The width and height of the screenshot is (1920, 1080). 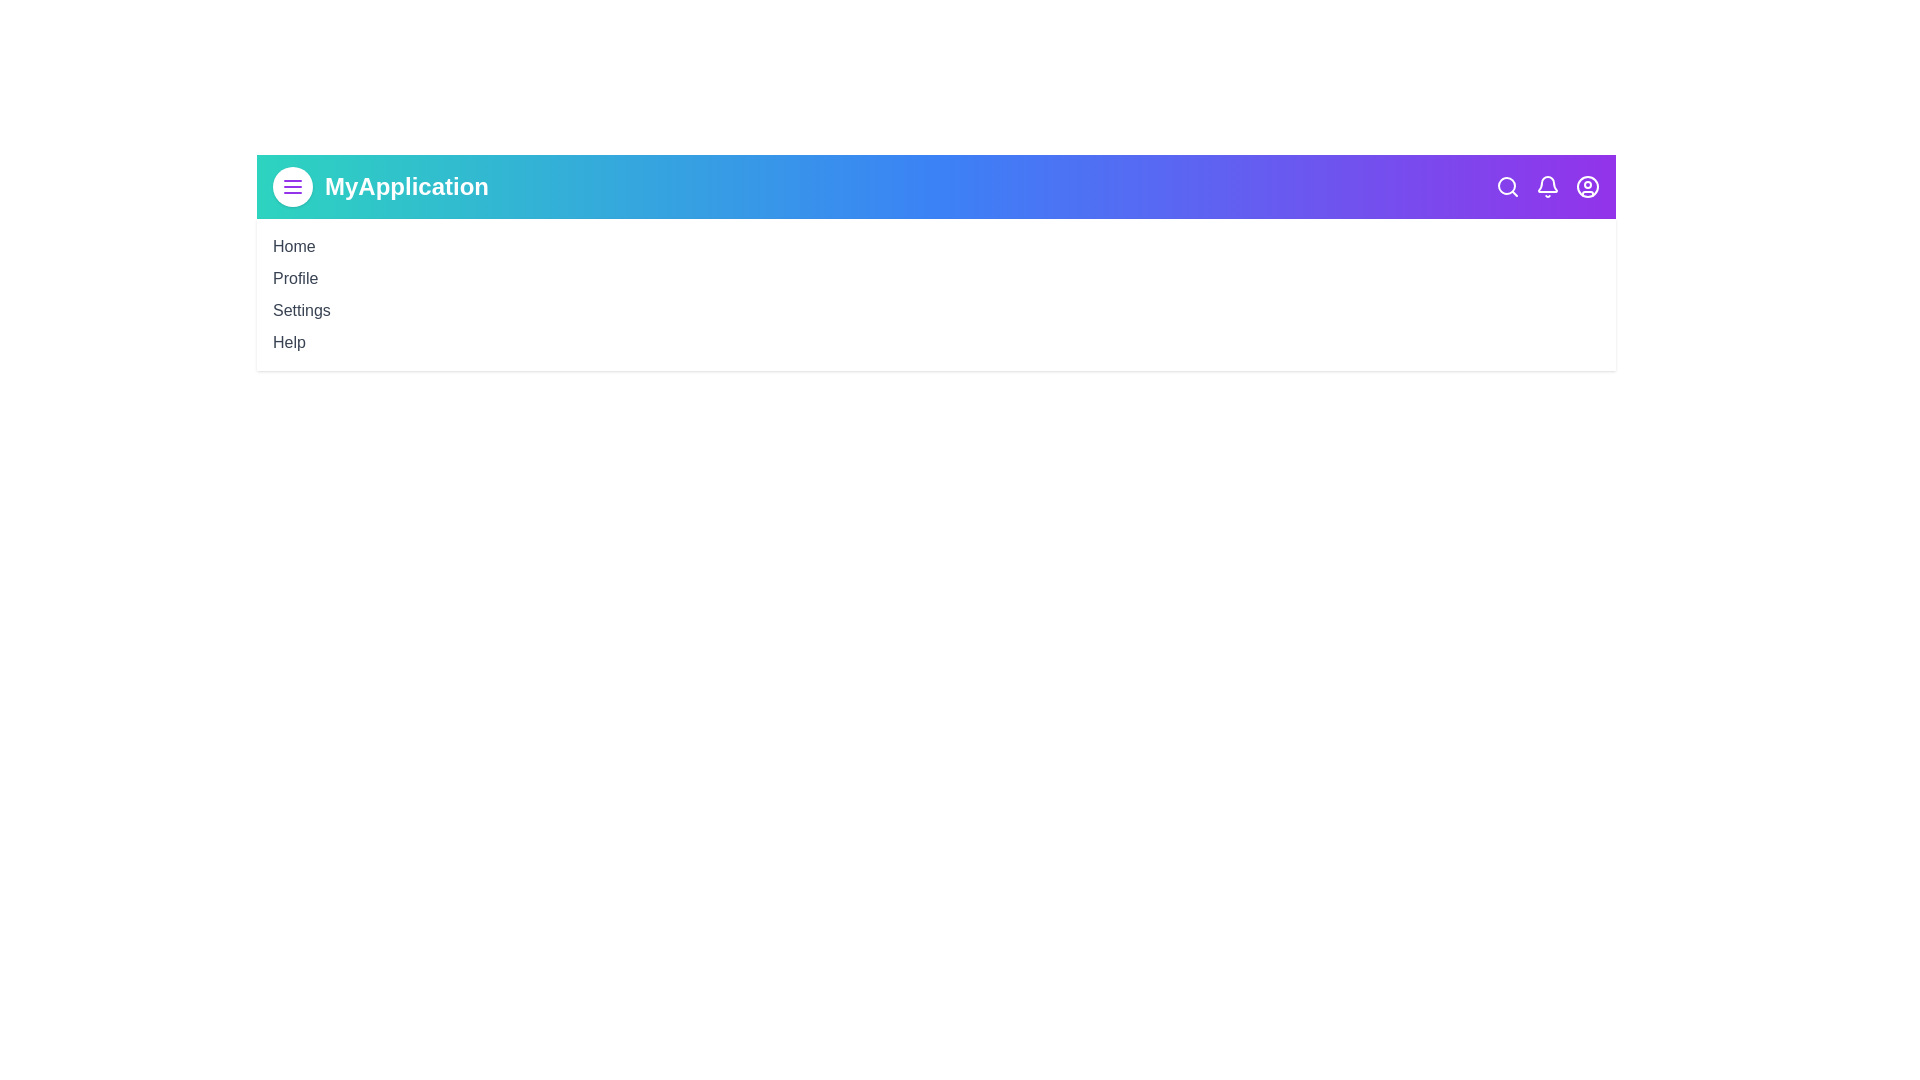 I want to click on the Profile navigation link, so click(x=293, y=277).